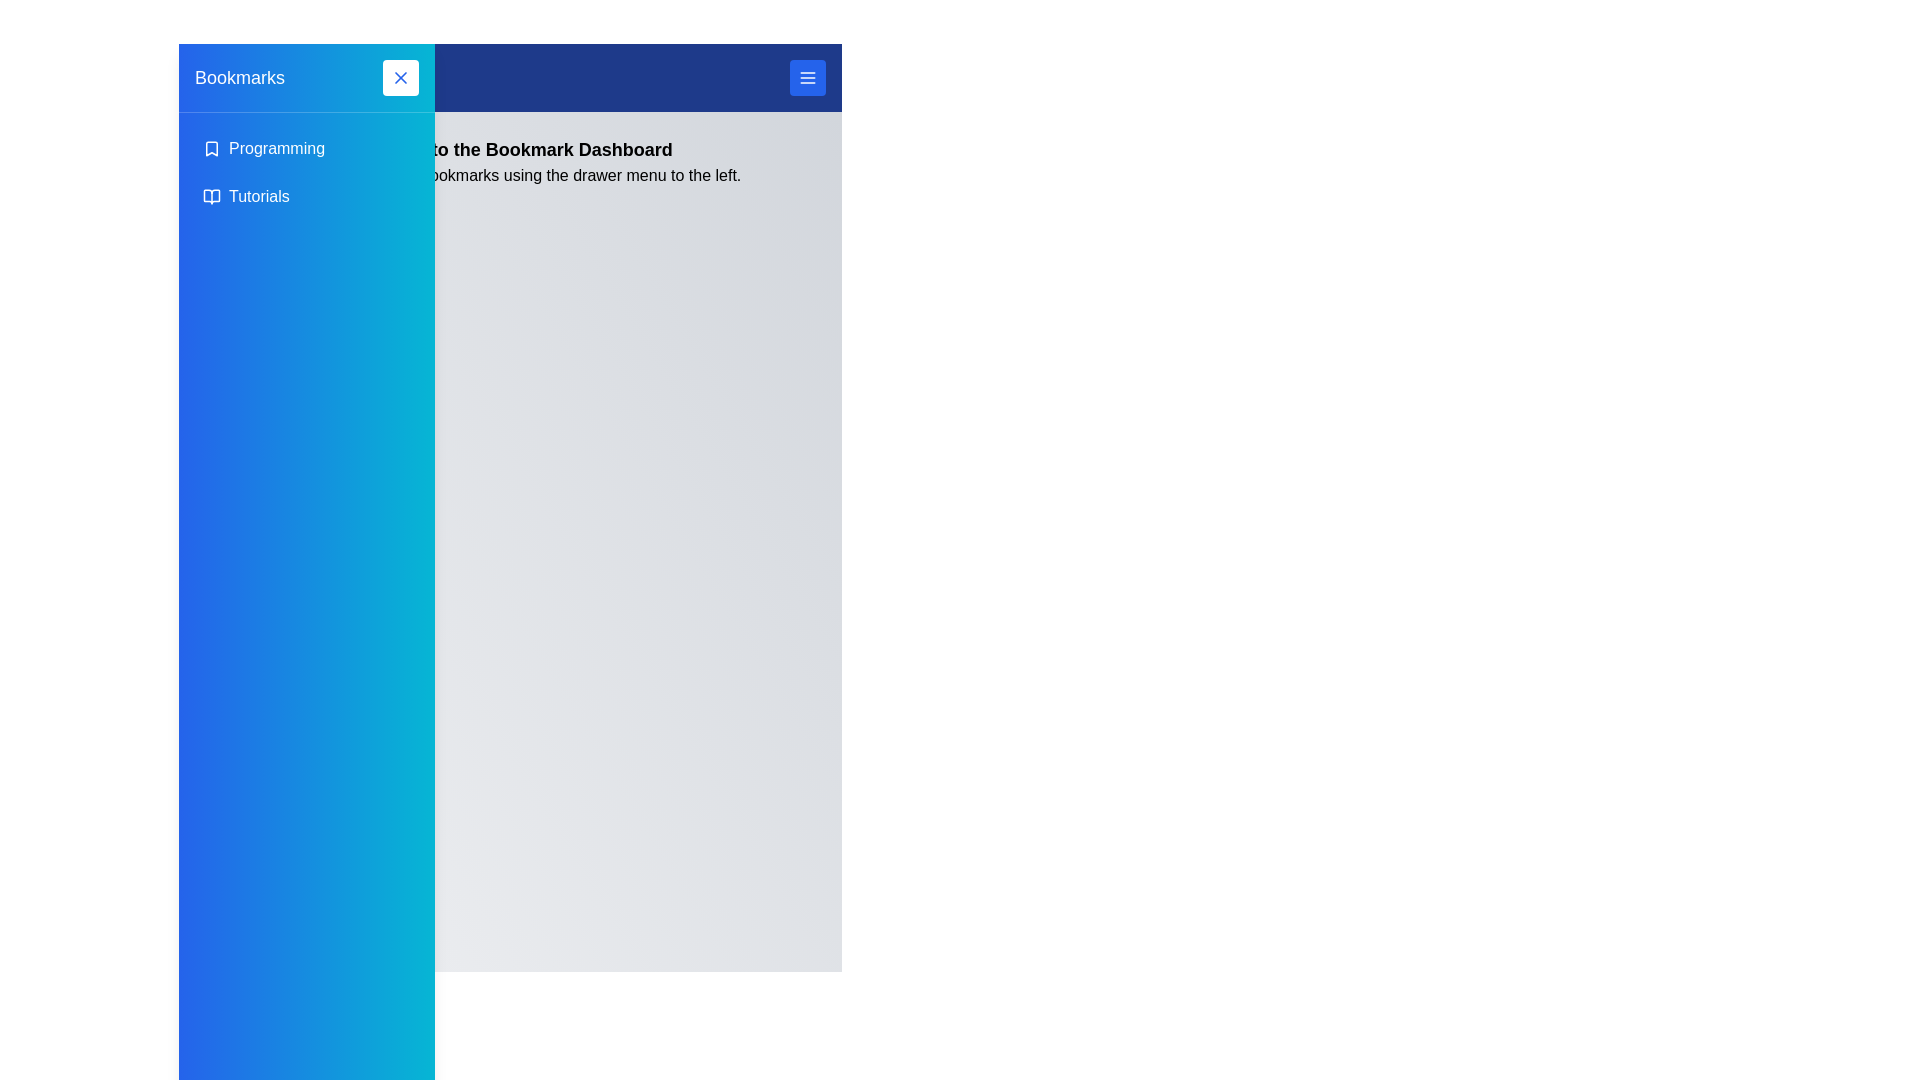 The image size is (1920, 1080). I want to click on the 'Tutorials' interactive menu button, which is the second item in the vertical sidebar menu, located below the 'Programming' button, so click(306, 196).